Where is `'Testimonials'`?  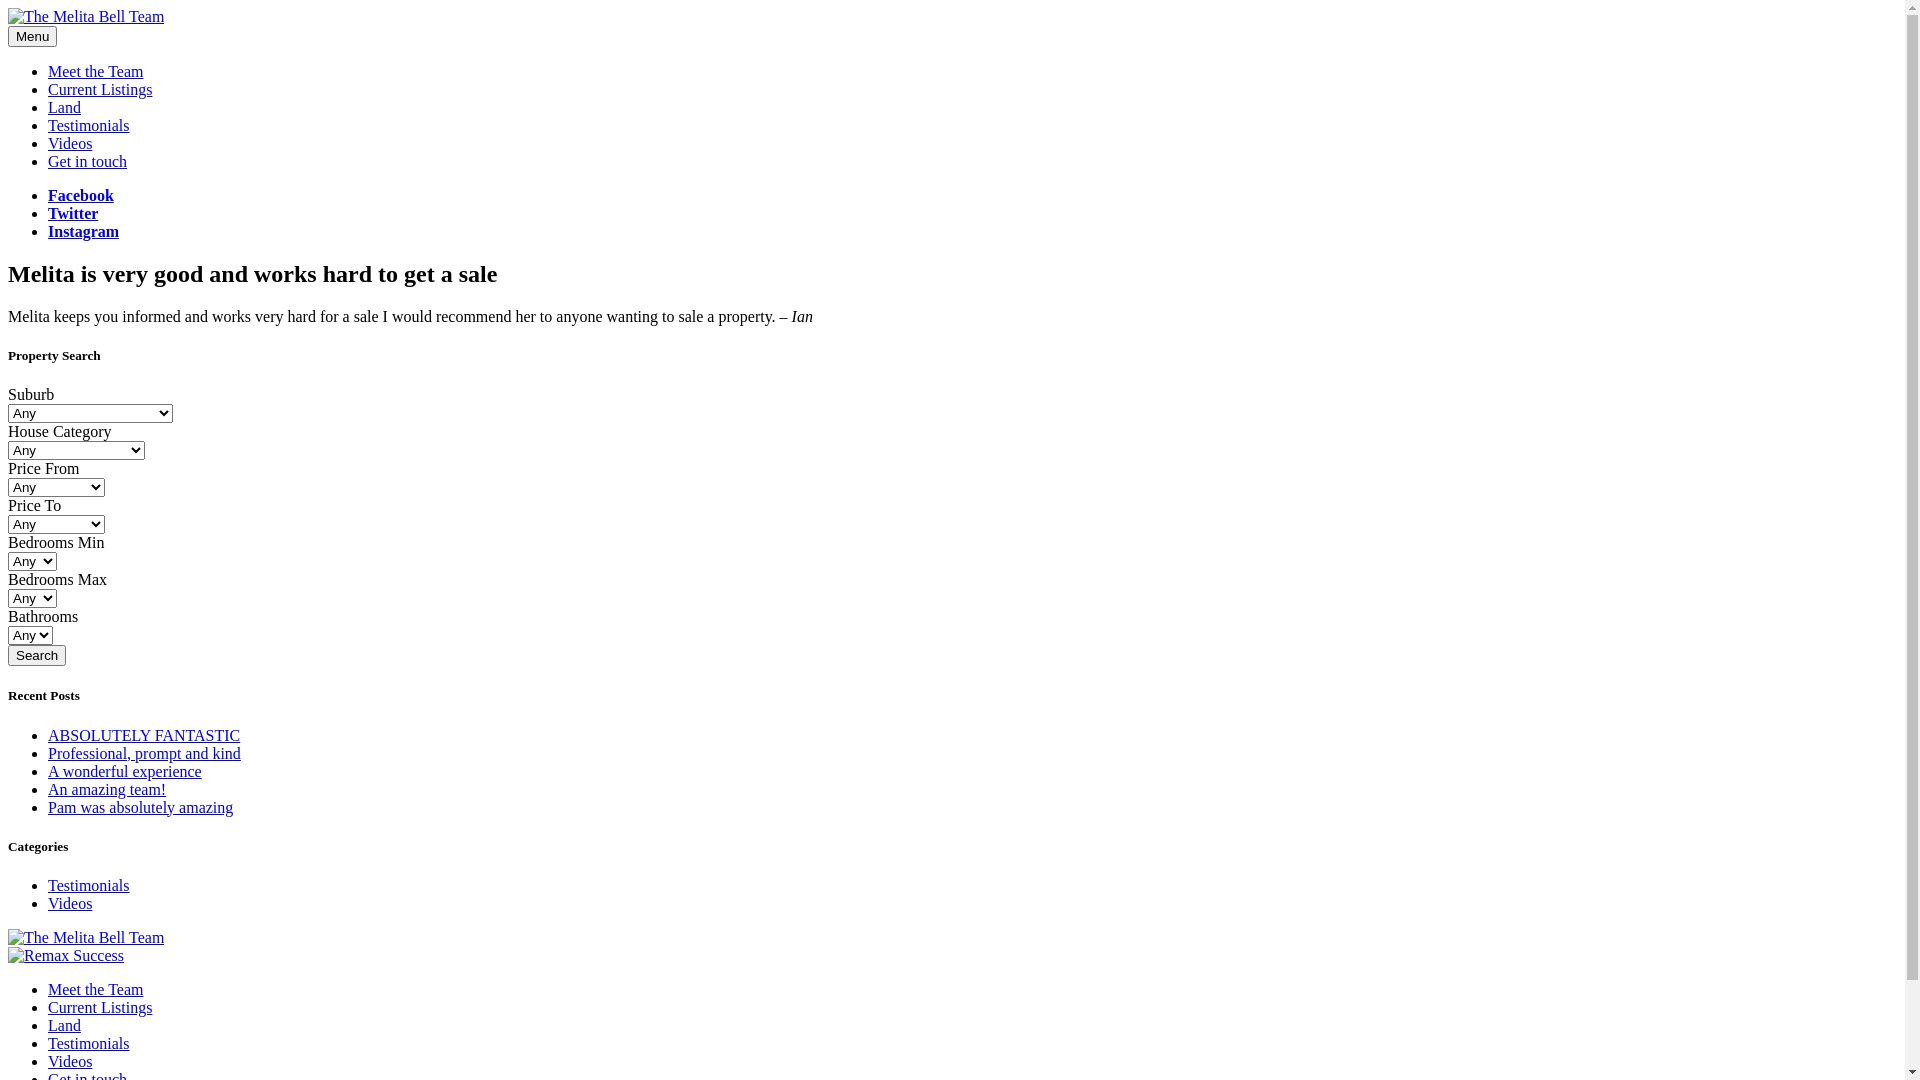
'Testimonials' is located at coordinates (48, 884).